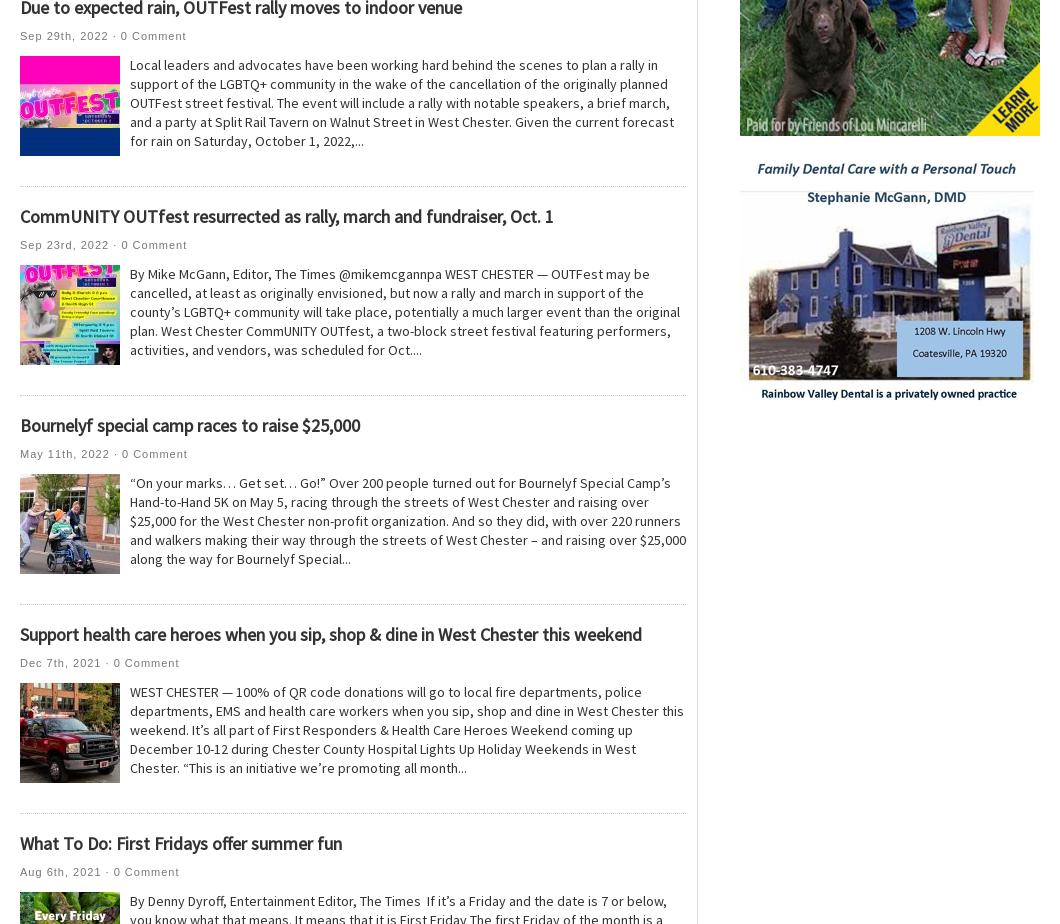 This screenshot has width=1060, height=924. Describe the element at coordinates (66, 871) in the screenshot. I see `'Aug 6th, 2021 ·'` at that location.